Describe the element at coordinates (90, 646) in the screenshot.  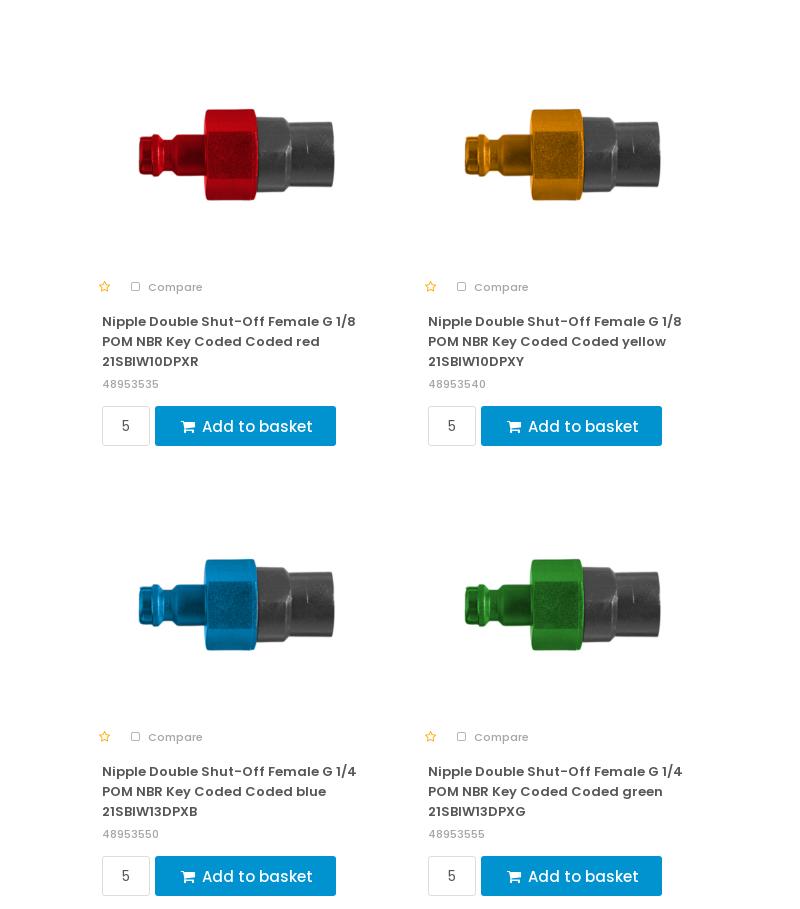
I see `'Certificates'` at that location.